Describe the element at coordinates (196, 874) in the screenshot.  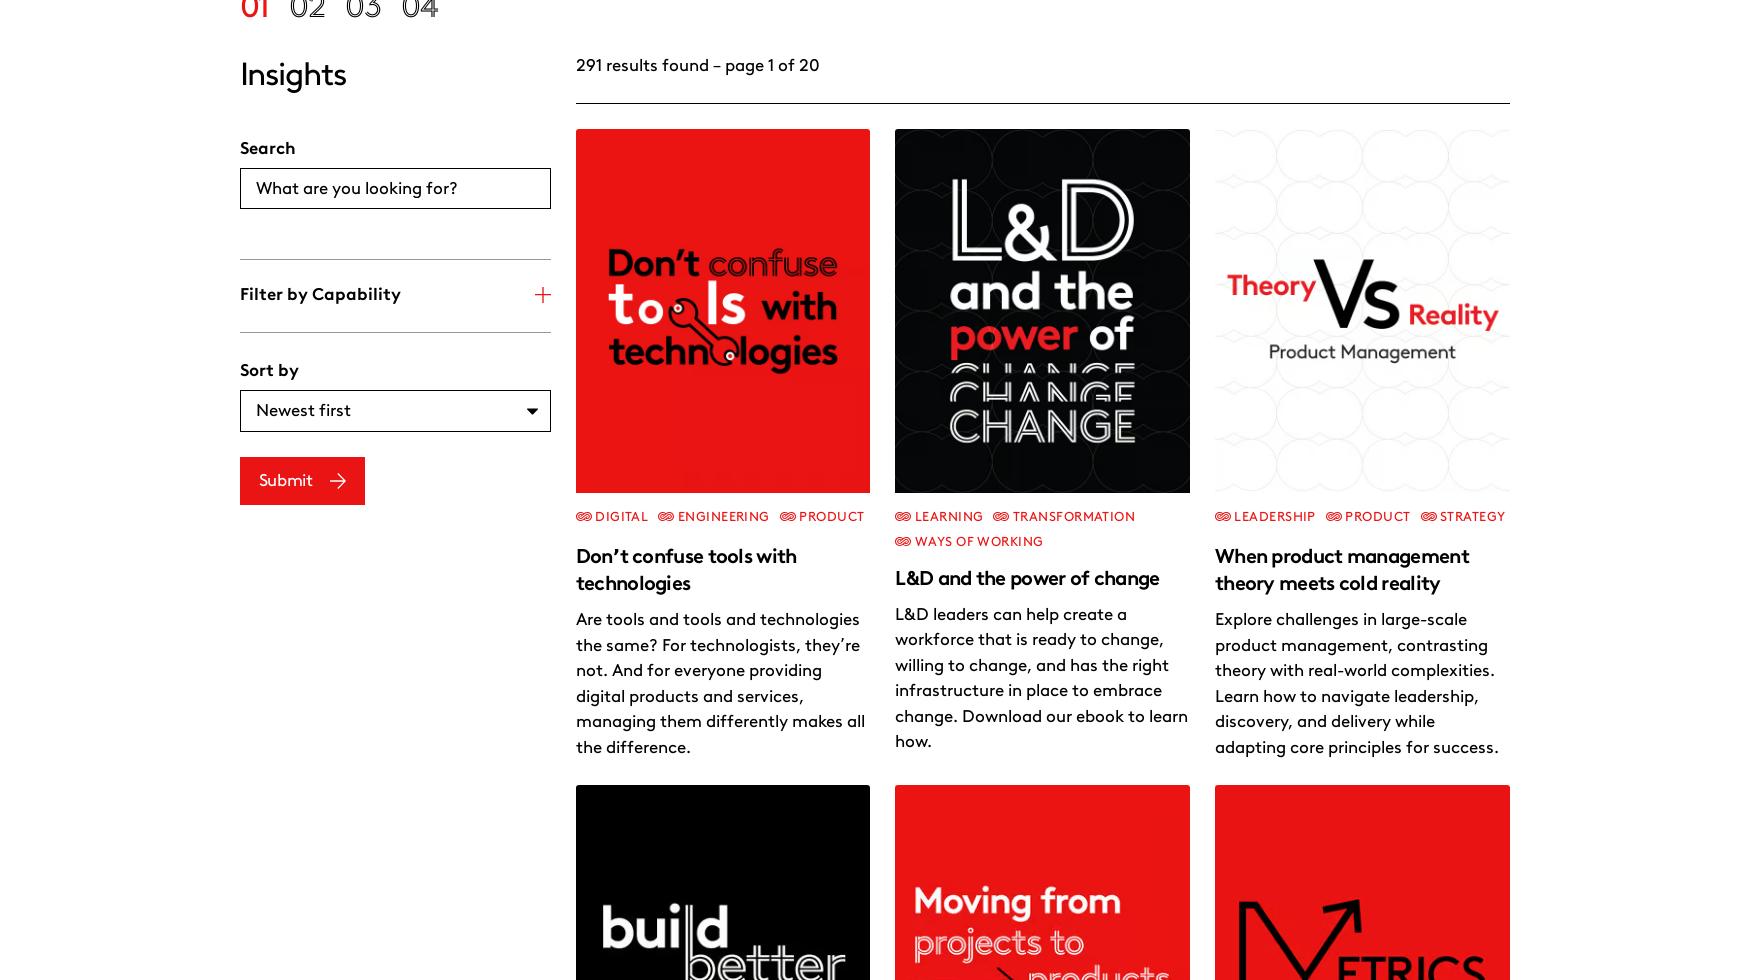
I see `'.'` at that location.